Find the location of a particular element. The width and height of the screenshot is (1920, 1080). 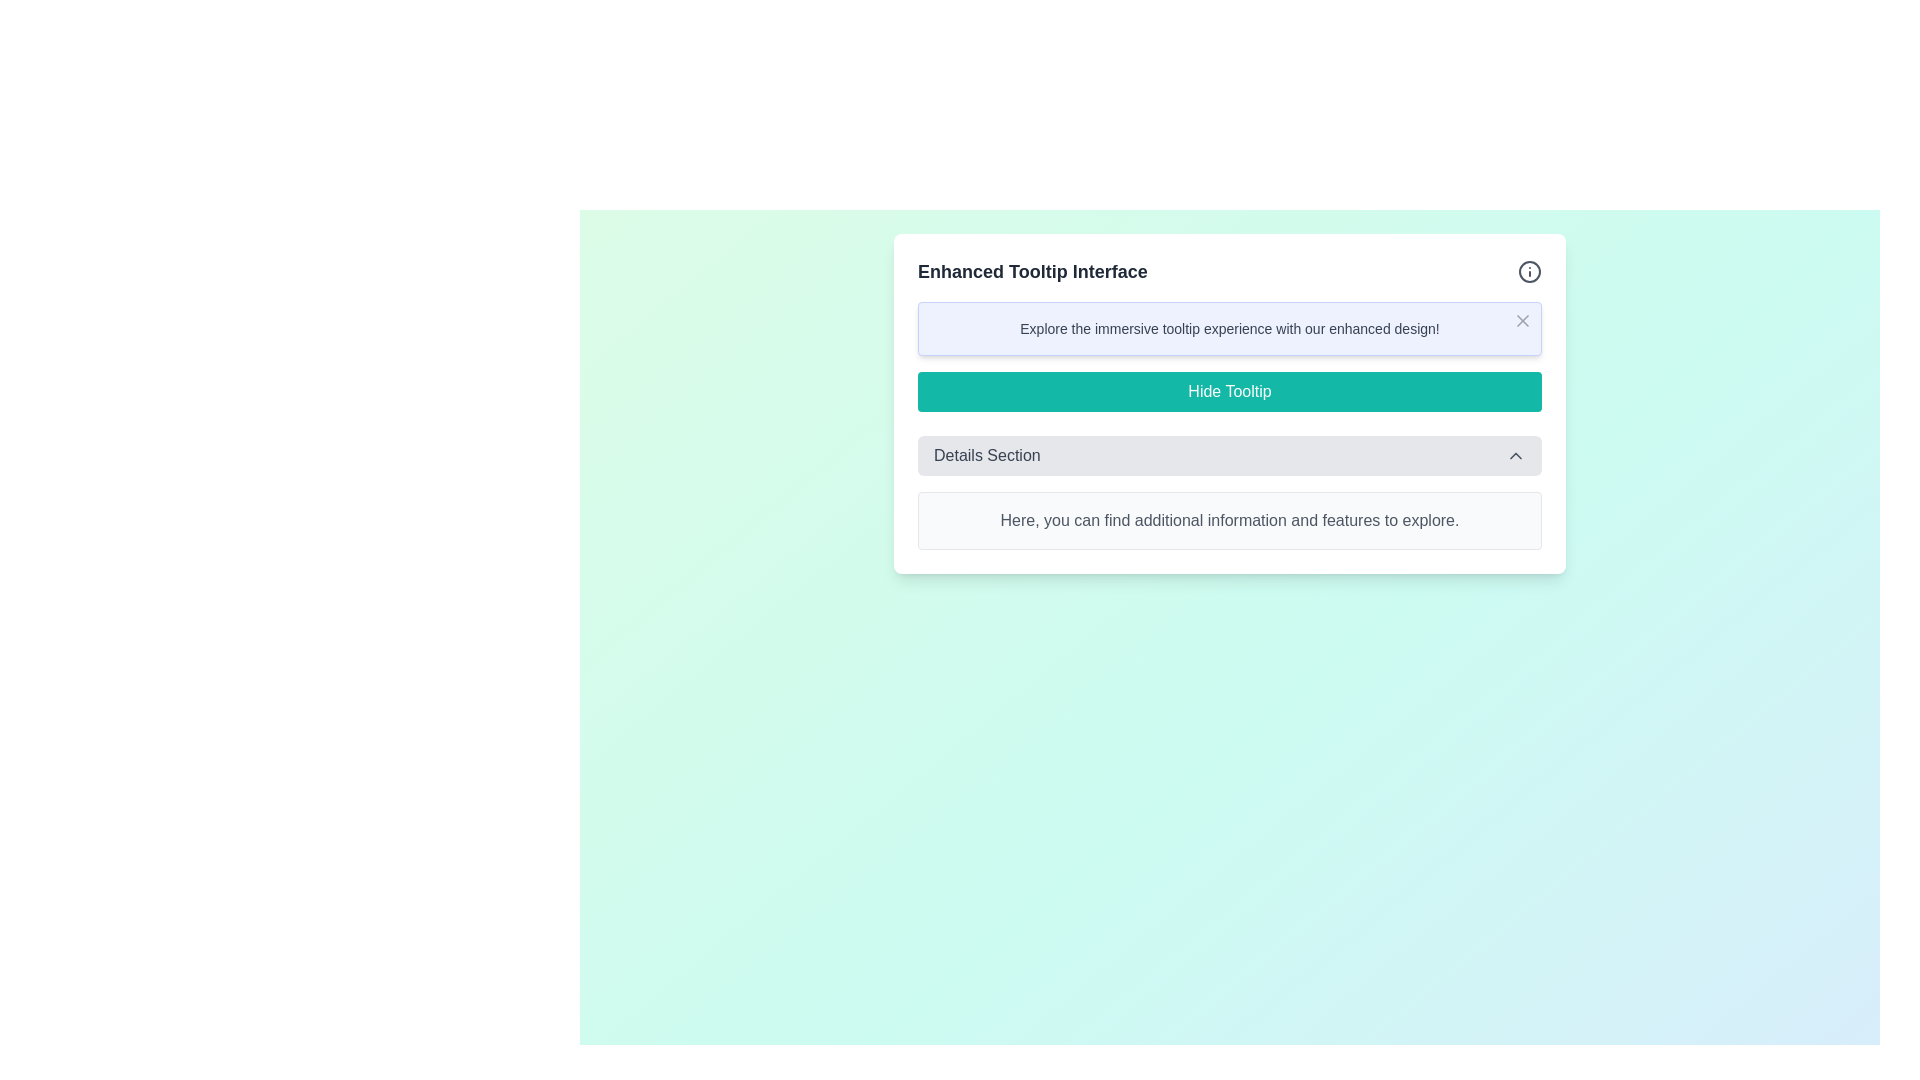

the informational icon ('i') located at the top-right corner of the 'Enhanced Tooltip Interface' section is located at coordinates (1529, 272).